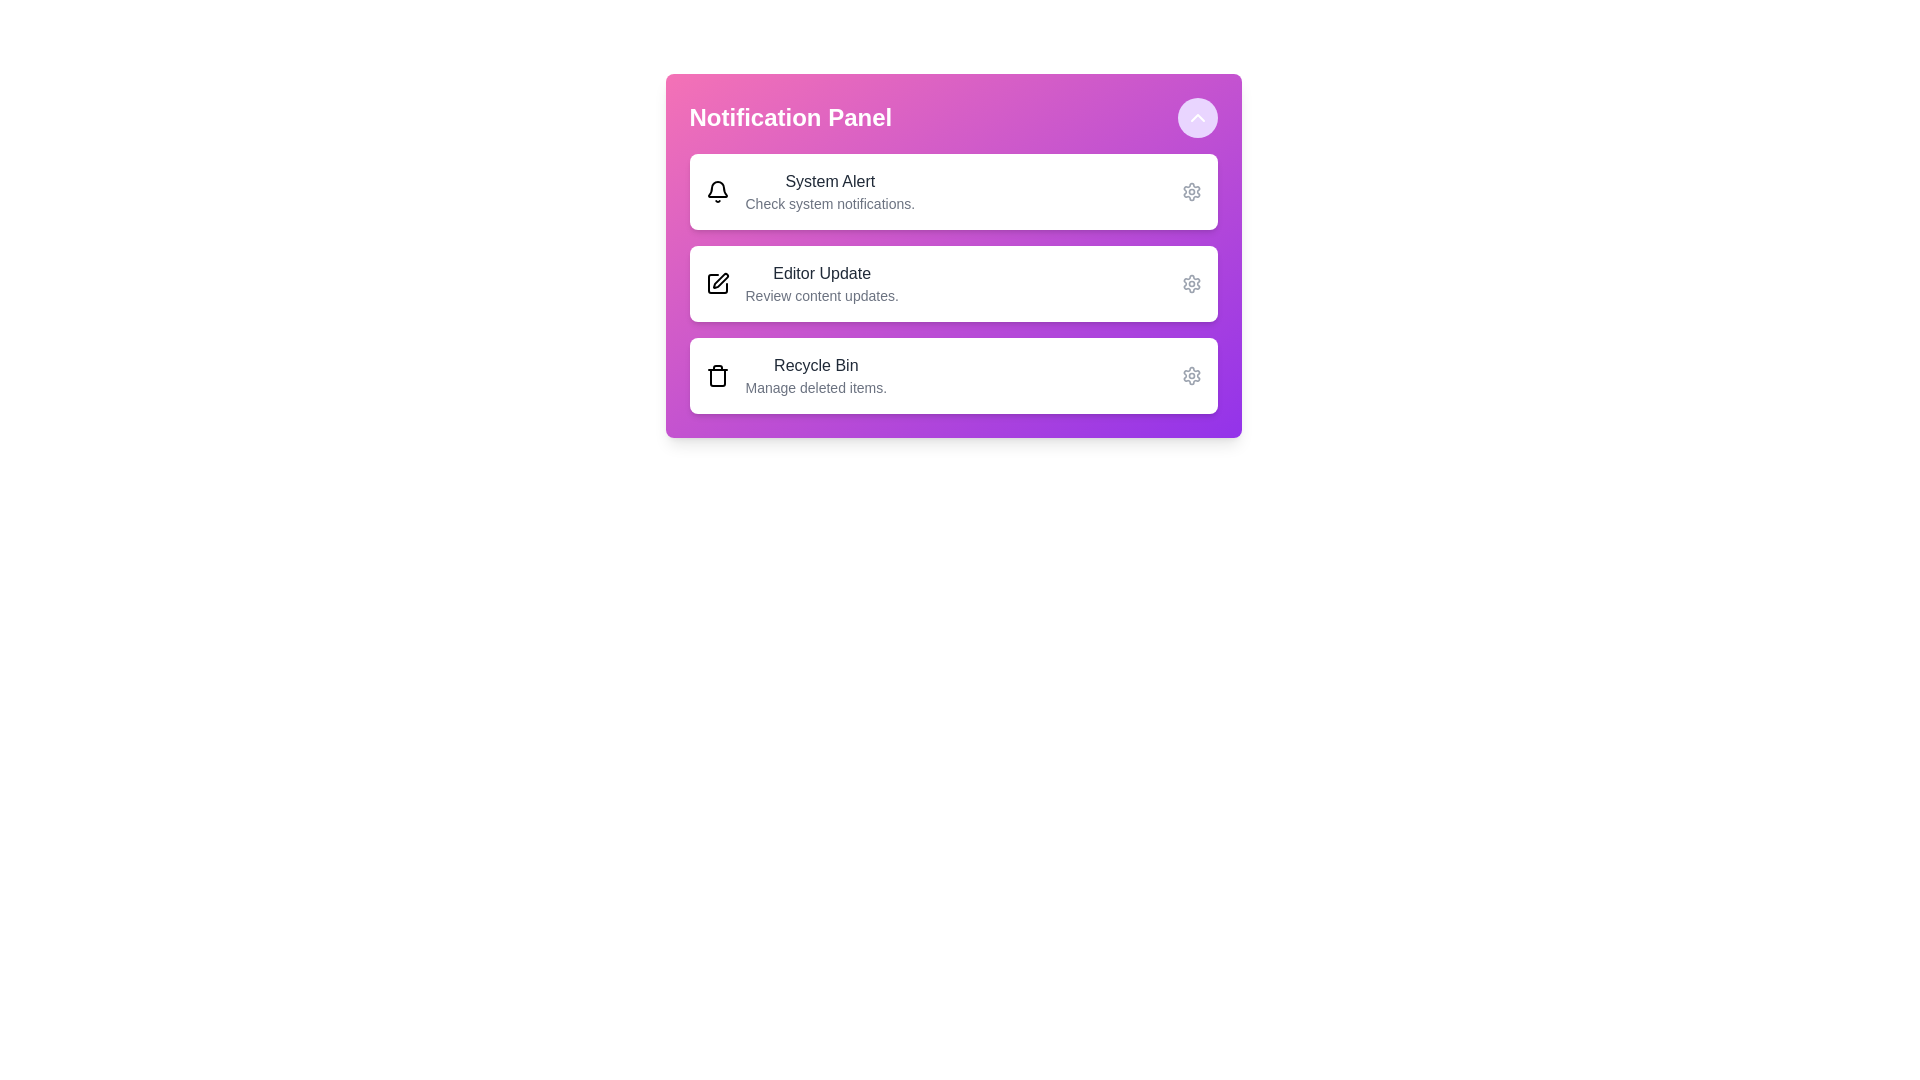 The height and width of the screenshot is (1080, 1920). What do you see at coordinates (952, 284) in the screenshot?
I see `the notification item Editor Update to observe the hover effect` at bounding box center [952, 284].